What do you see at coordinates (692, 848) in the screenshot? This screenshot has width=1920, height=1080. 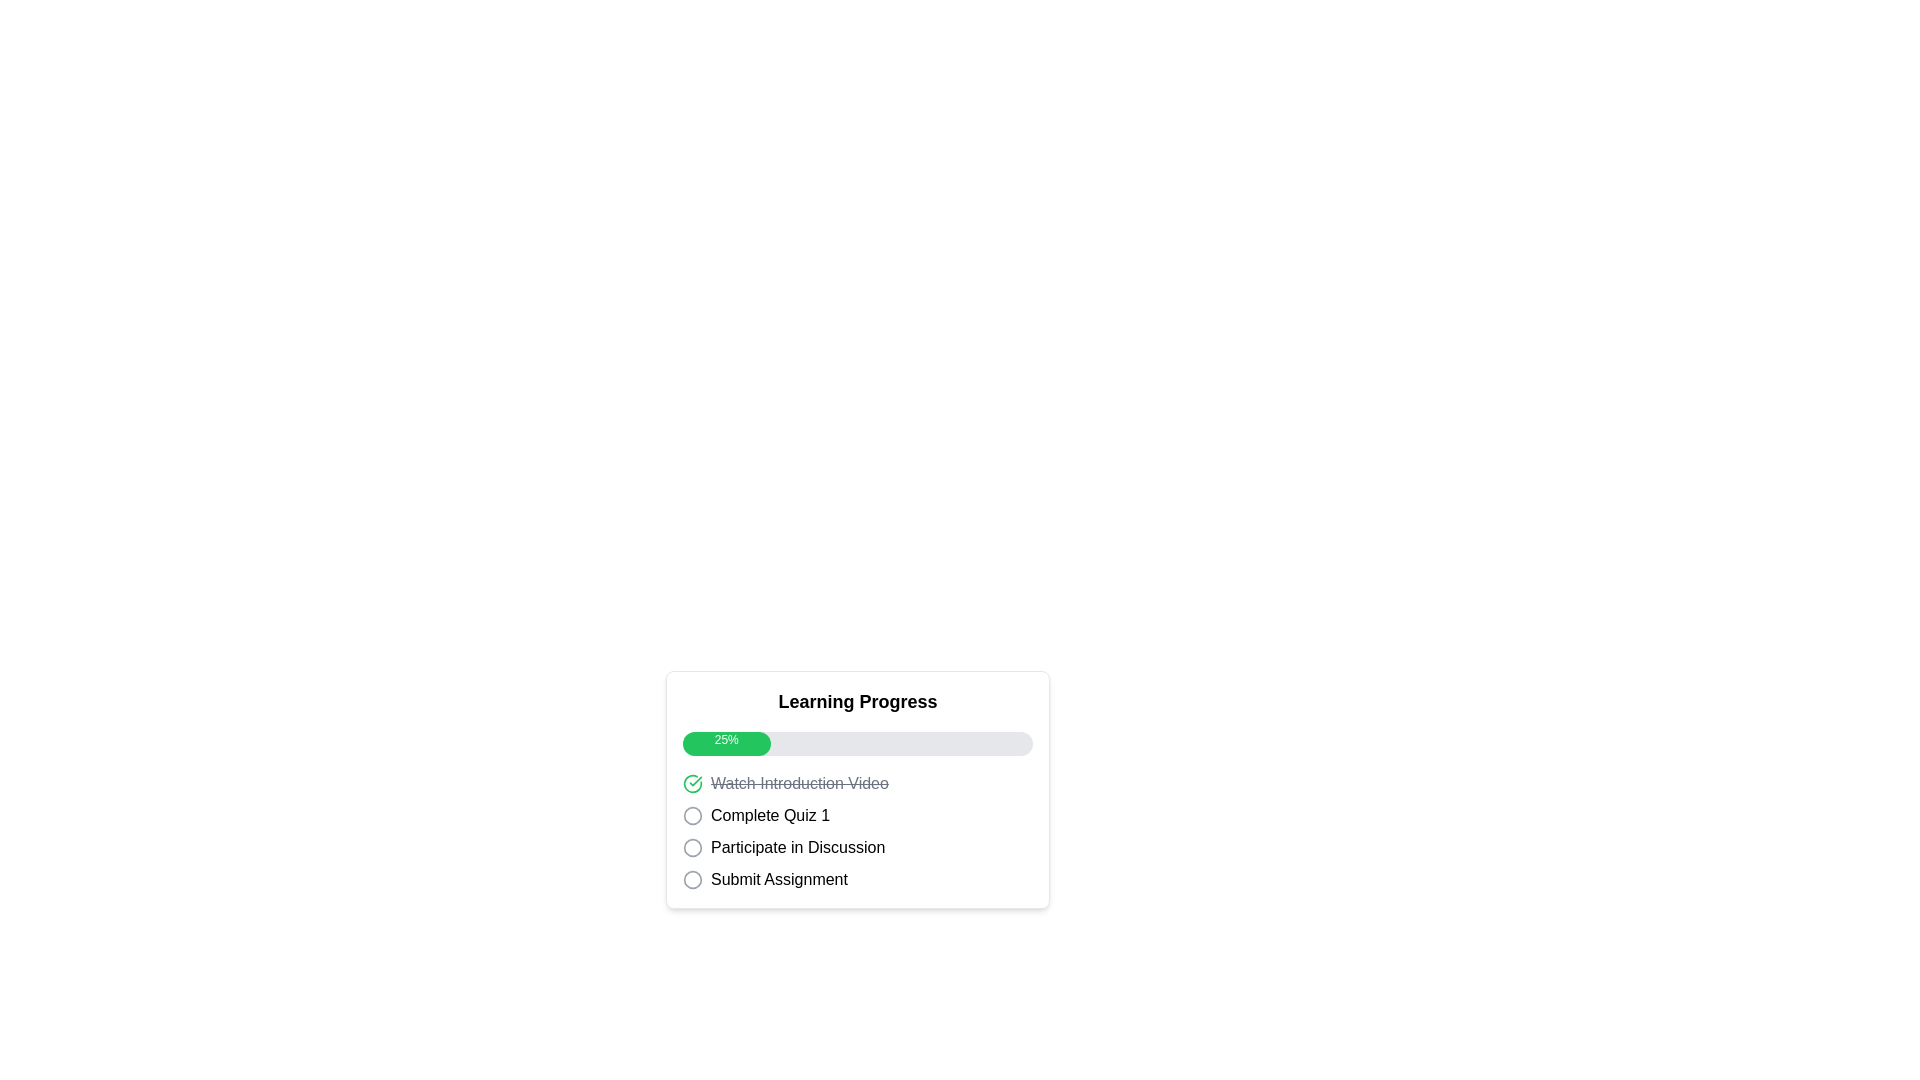 I see `the second circular icon indicating 'Participate in Discussion' under 'Learning Progress'` at bounding box center [692, 848].